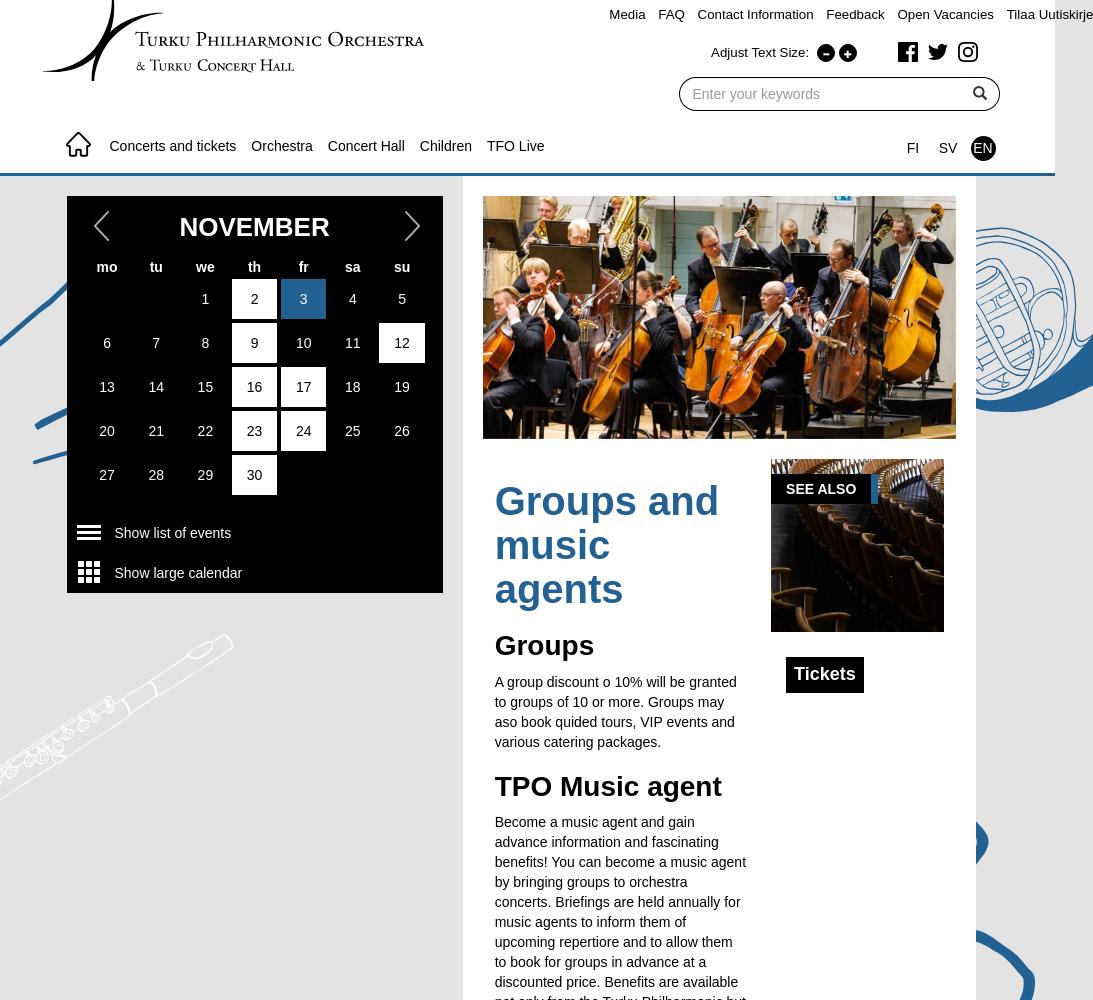 Image resolution: width=1093 pixels, height=1000 pixels. Describe the element at coordinates (253, 225) in the screenshot. I see `'November'` at that location.